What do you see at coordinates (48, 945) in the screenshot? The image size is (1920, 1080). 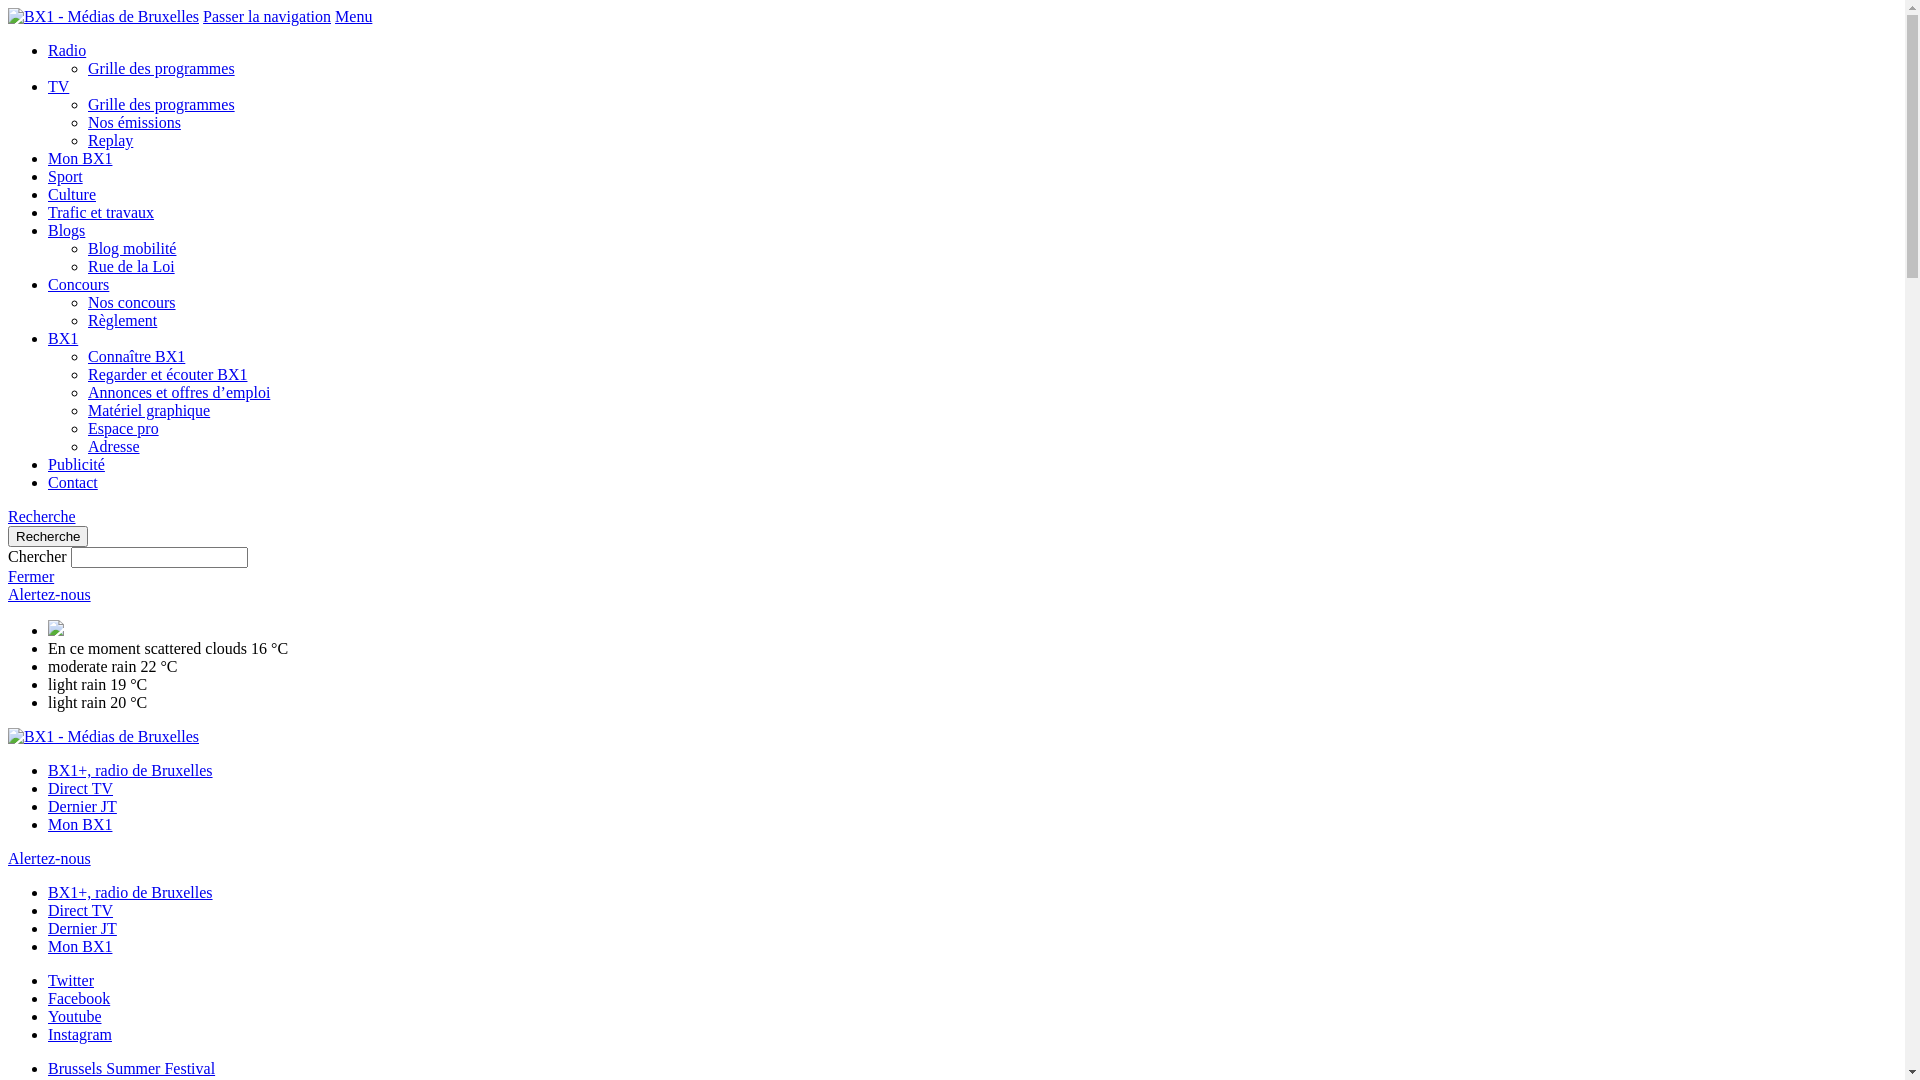 I see `'Mon BX1'` at bounding box center [48, 945].